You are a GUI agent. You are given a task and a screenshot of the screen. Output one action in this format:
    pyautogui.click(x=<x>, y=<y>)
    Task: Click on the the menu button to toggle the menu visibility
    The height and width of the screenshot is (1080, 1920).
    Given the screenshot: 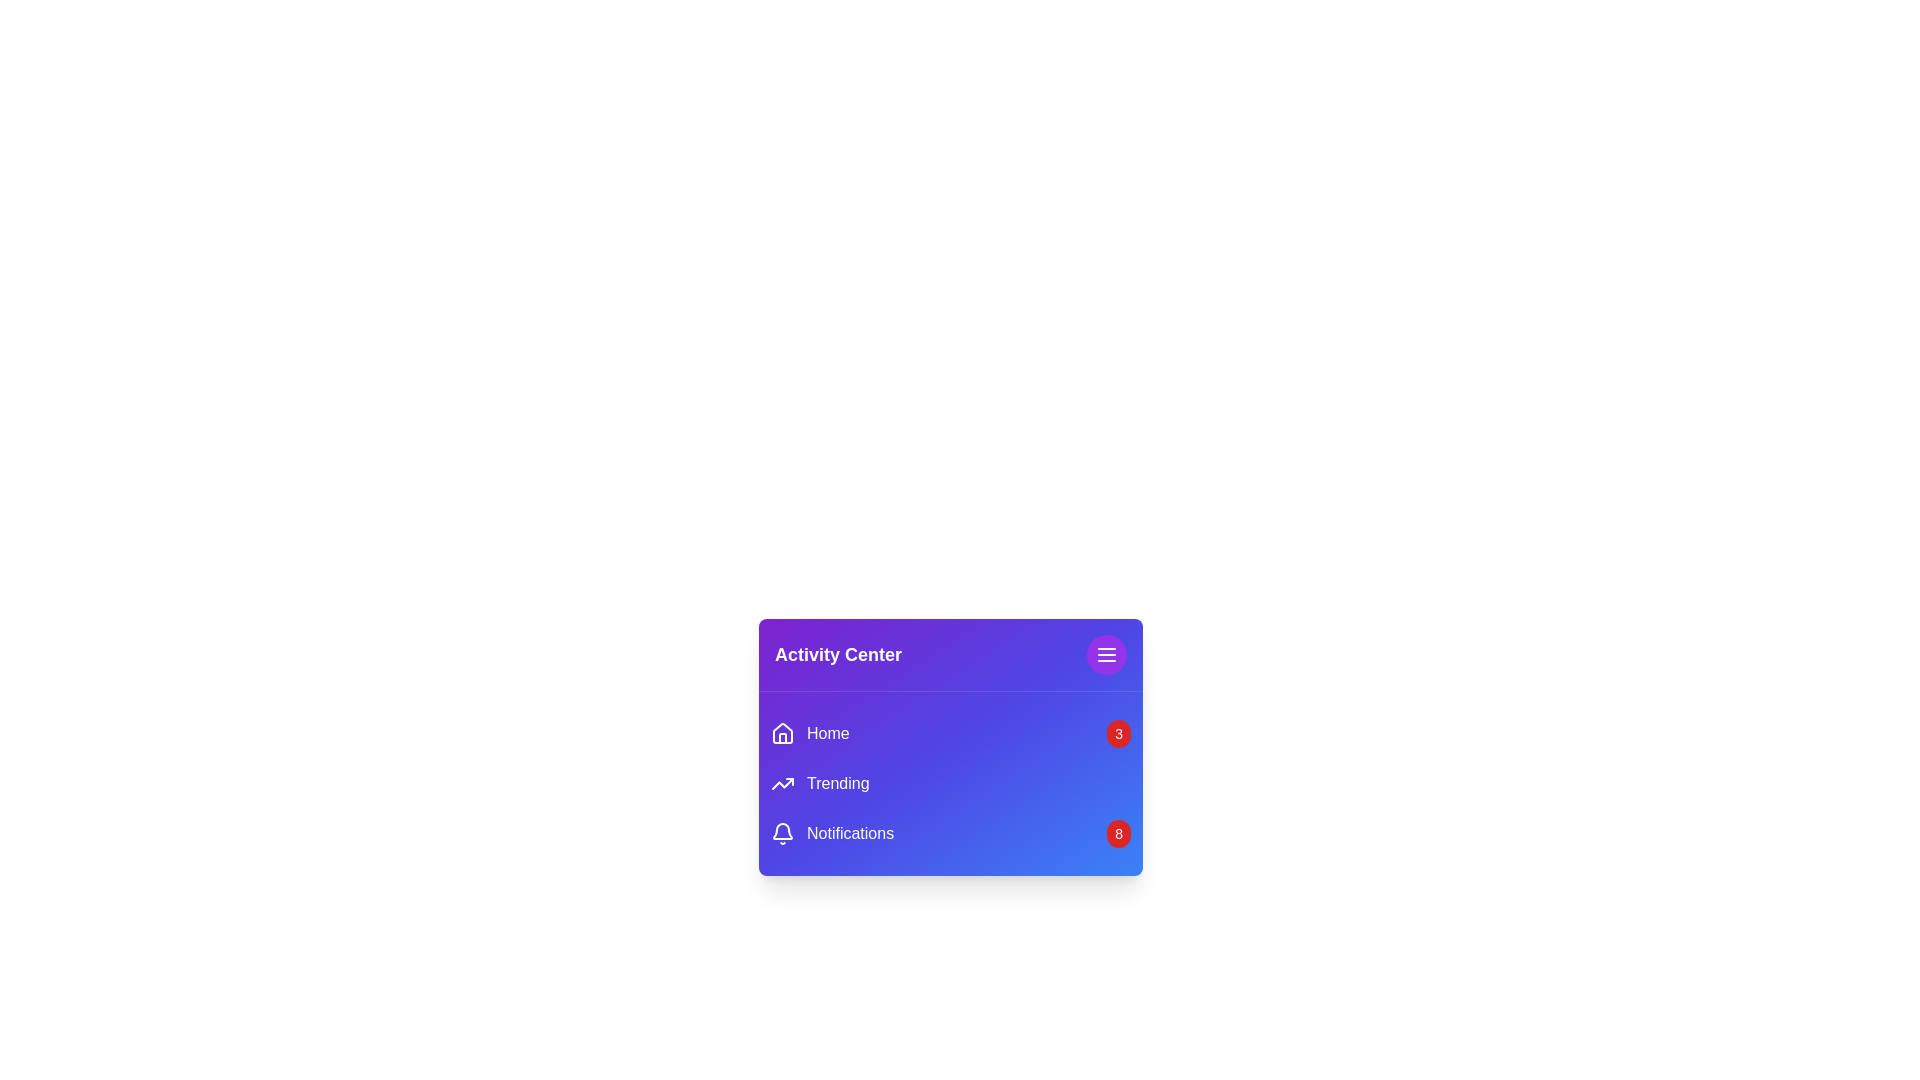 What is the action you would take?
    pyautogui.click(x=1106, y=655)
    